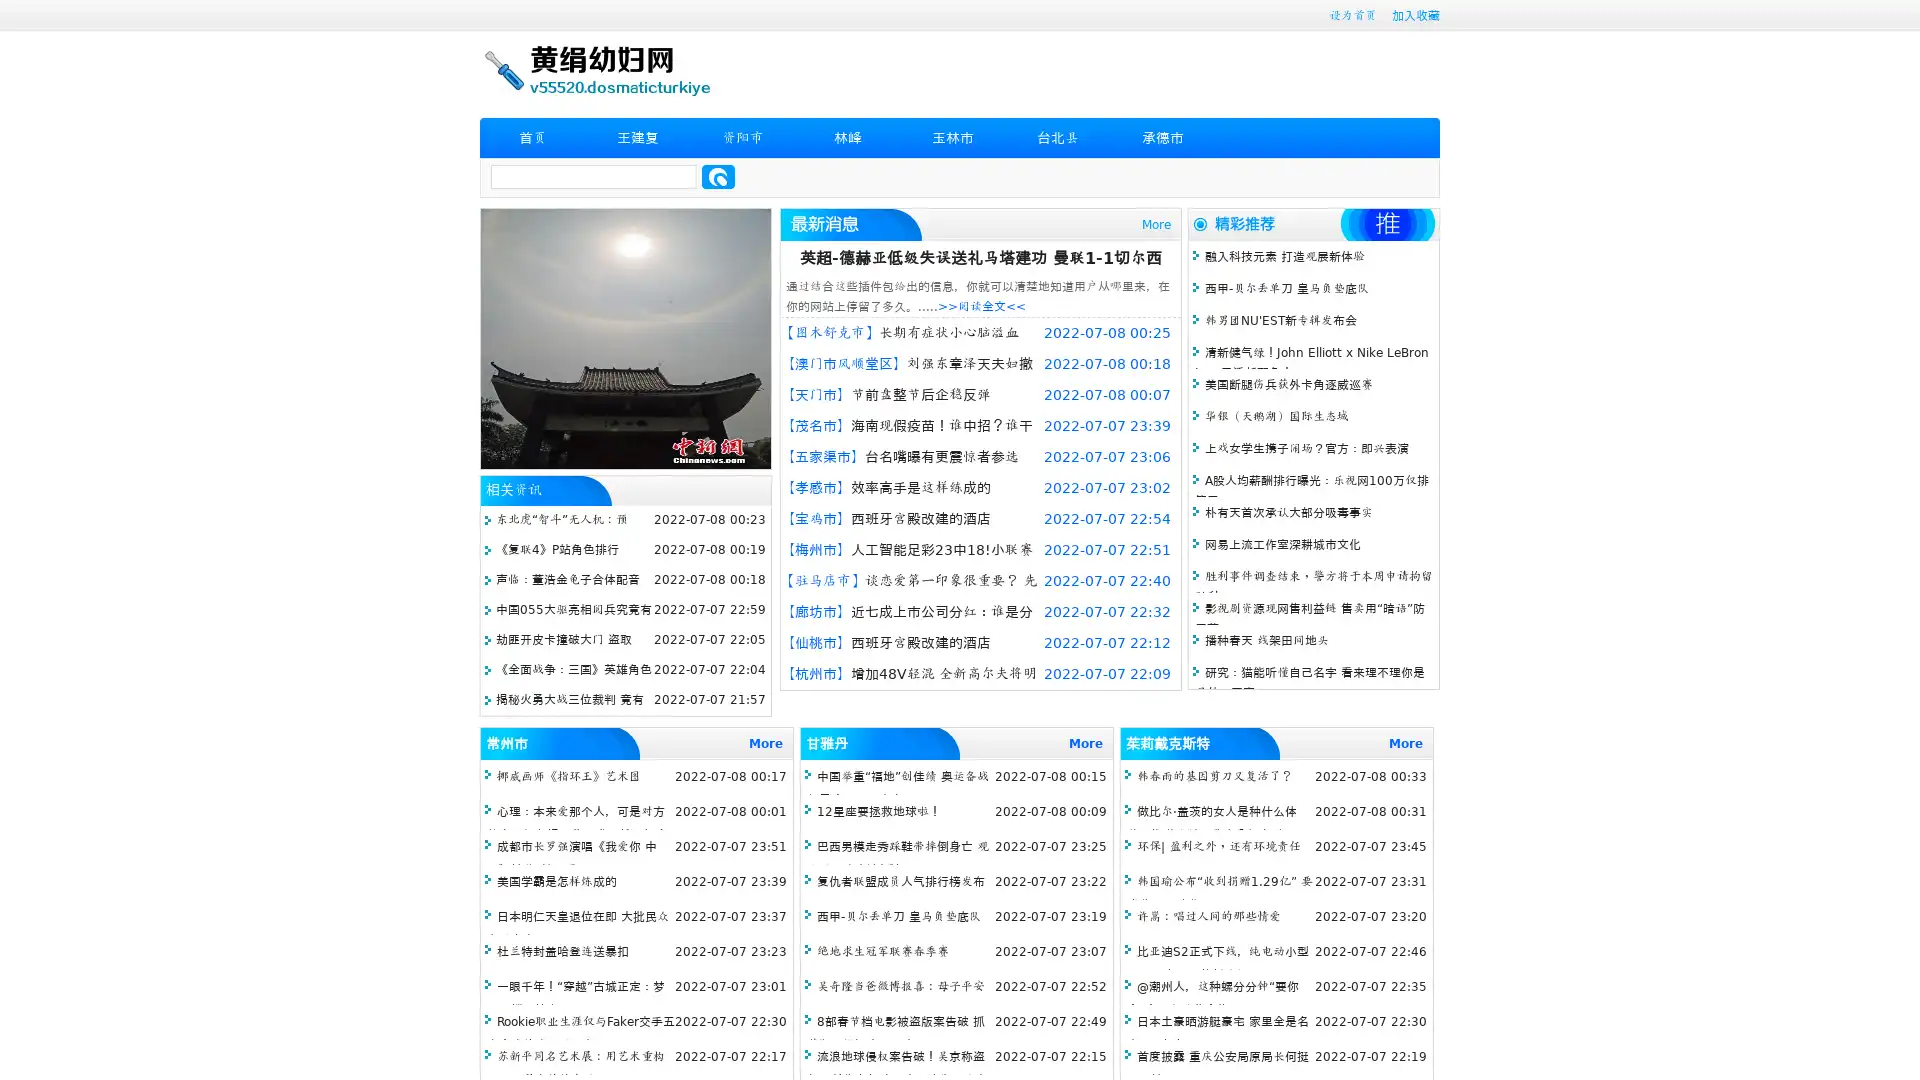 Image resolution: width=1920 pixels, height=1080 pixels. What do you see at coordinates (718, 176) in the screenshot?
I see `Search` at bounding box center [718, 176].